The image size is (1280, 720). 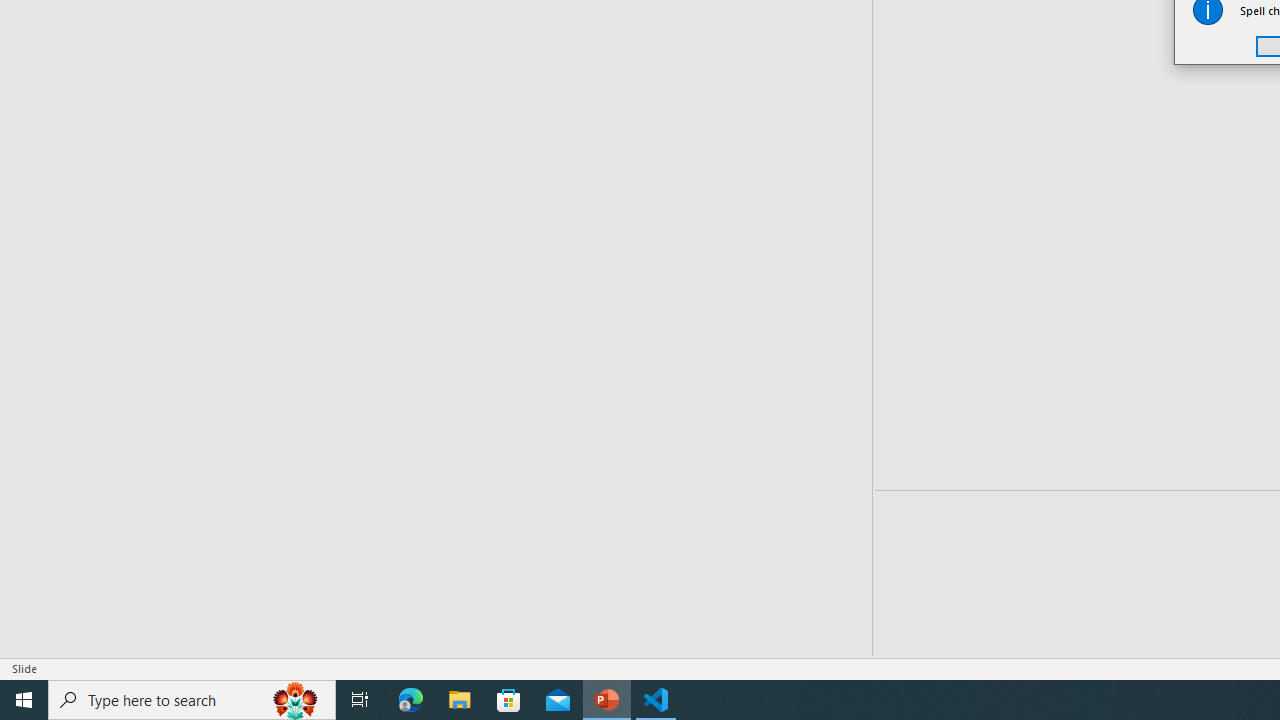 I want to click on 'Microsoft Edge', so click(x=410, y=698).